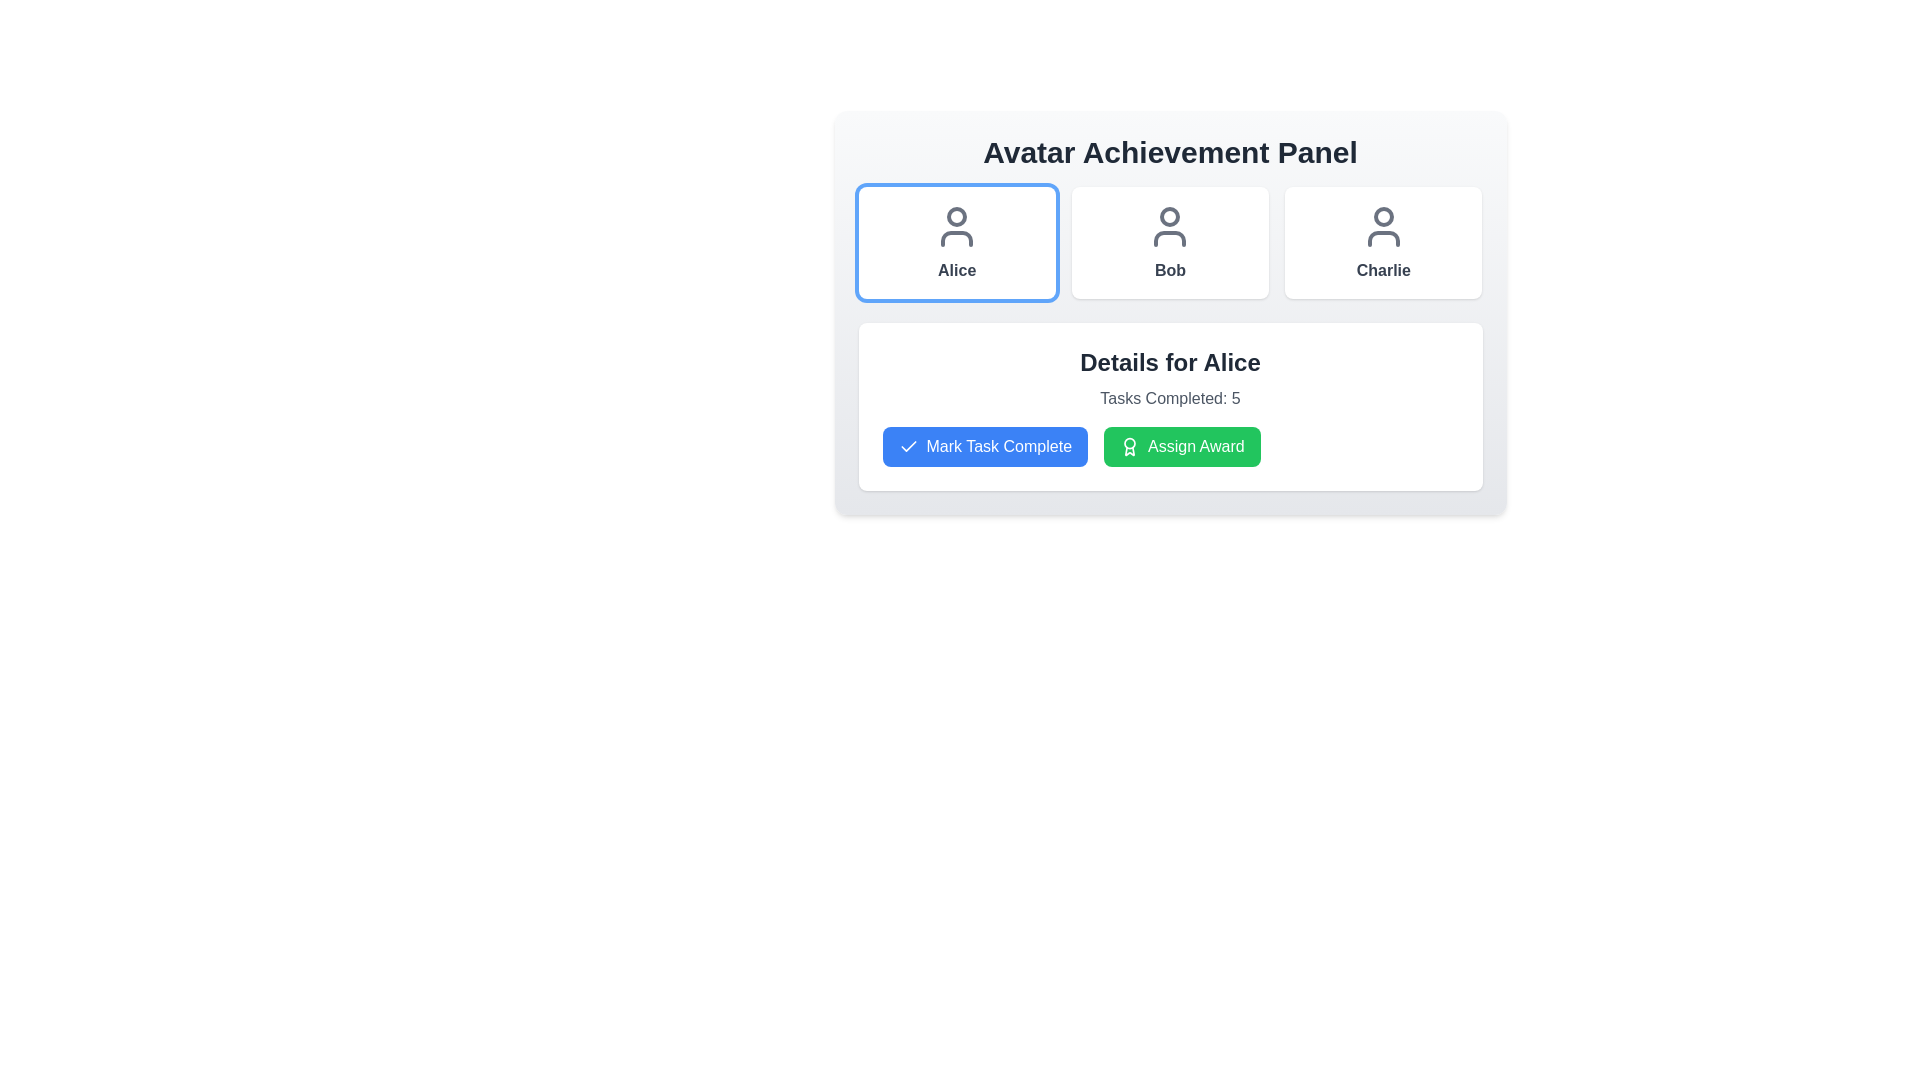  What do you see at coordinates (956, 238) in the screenshot?
I see `the lower part of the user avatar icon representing 'Alice', which is located in the card above the 'Alice' label` at bounding box center [956, 238].